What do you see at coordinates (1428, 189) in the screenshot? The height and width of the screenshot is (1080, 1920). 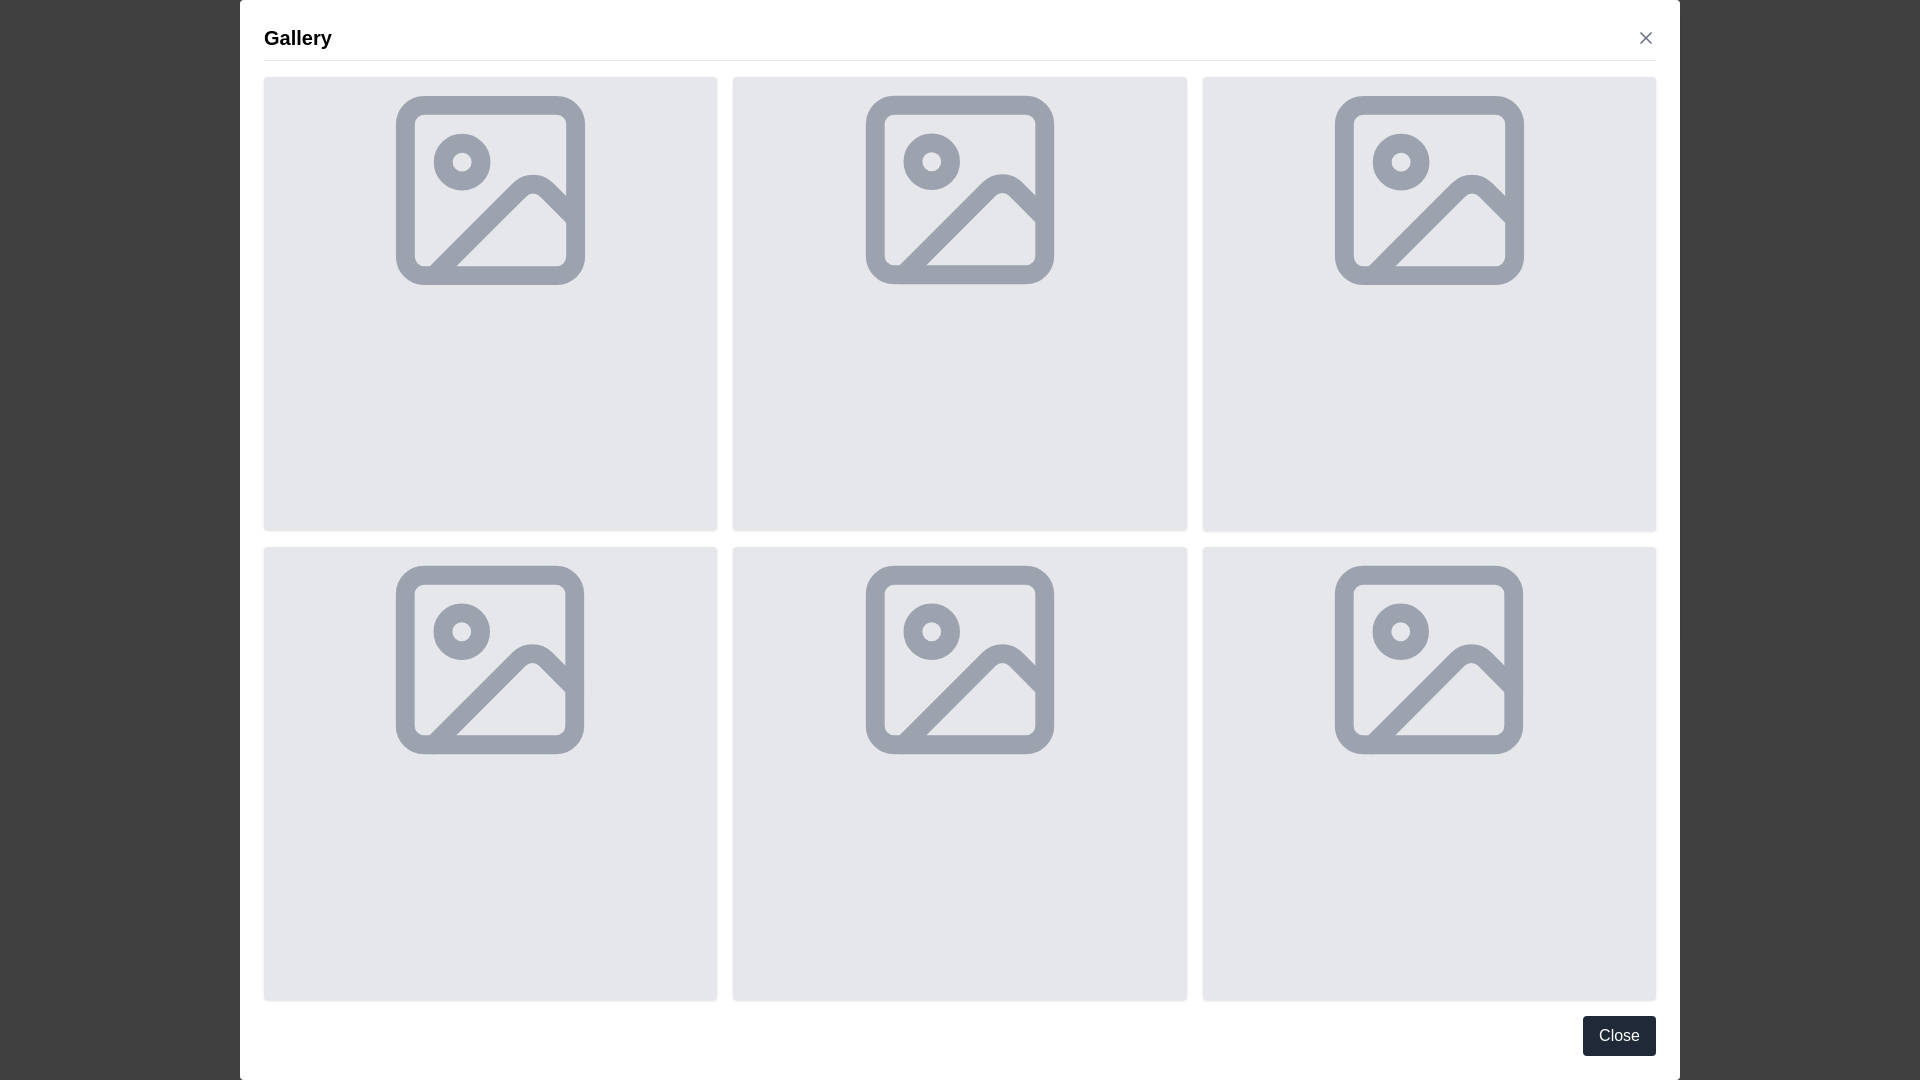 I see `the minimalistic light gray icon located in the top row, third position from the left in a 3x2 grid layout` at bounding box center [1428, 189].